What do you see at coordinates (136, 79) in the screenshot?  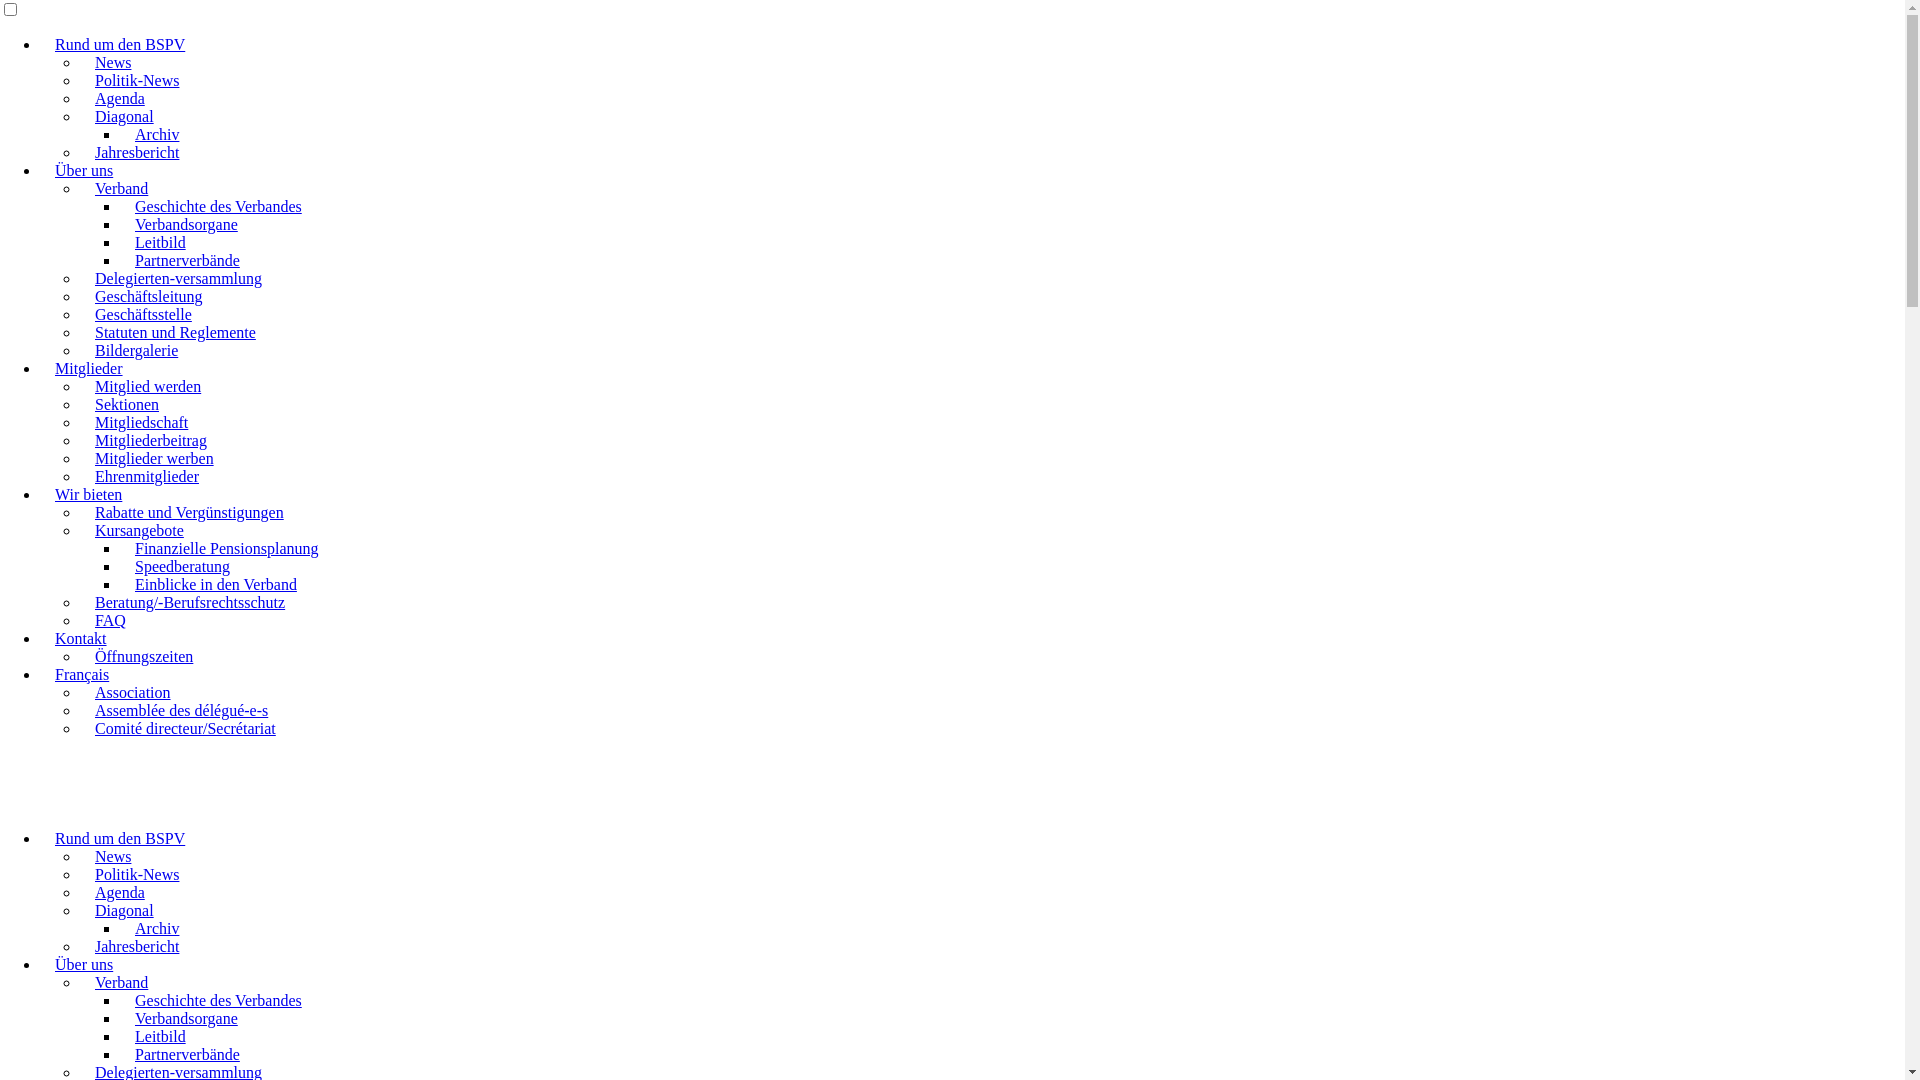 I see `'Politik-News'` at bounding box center [136, 79].